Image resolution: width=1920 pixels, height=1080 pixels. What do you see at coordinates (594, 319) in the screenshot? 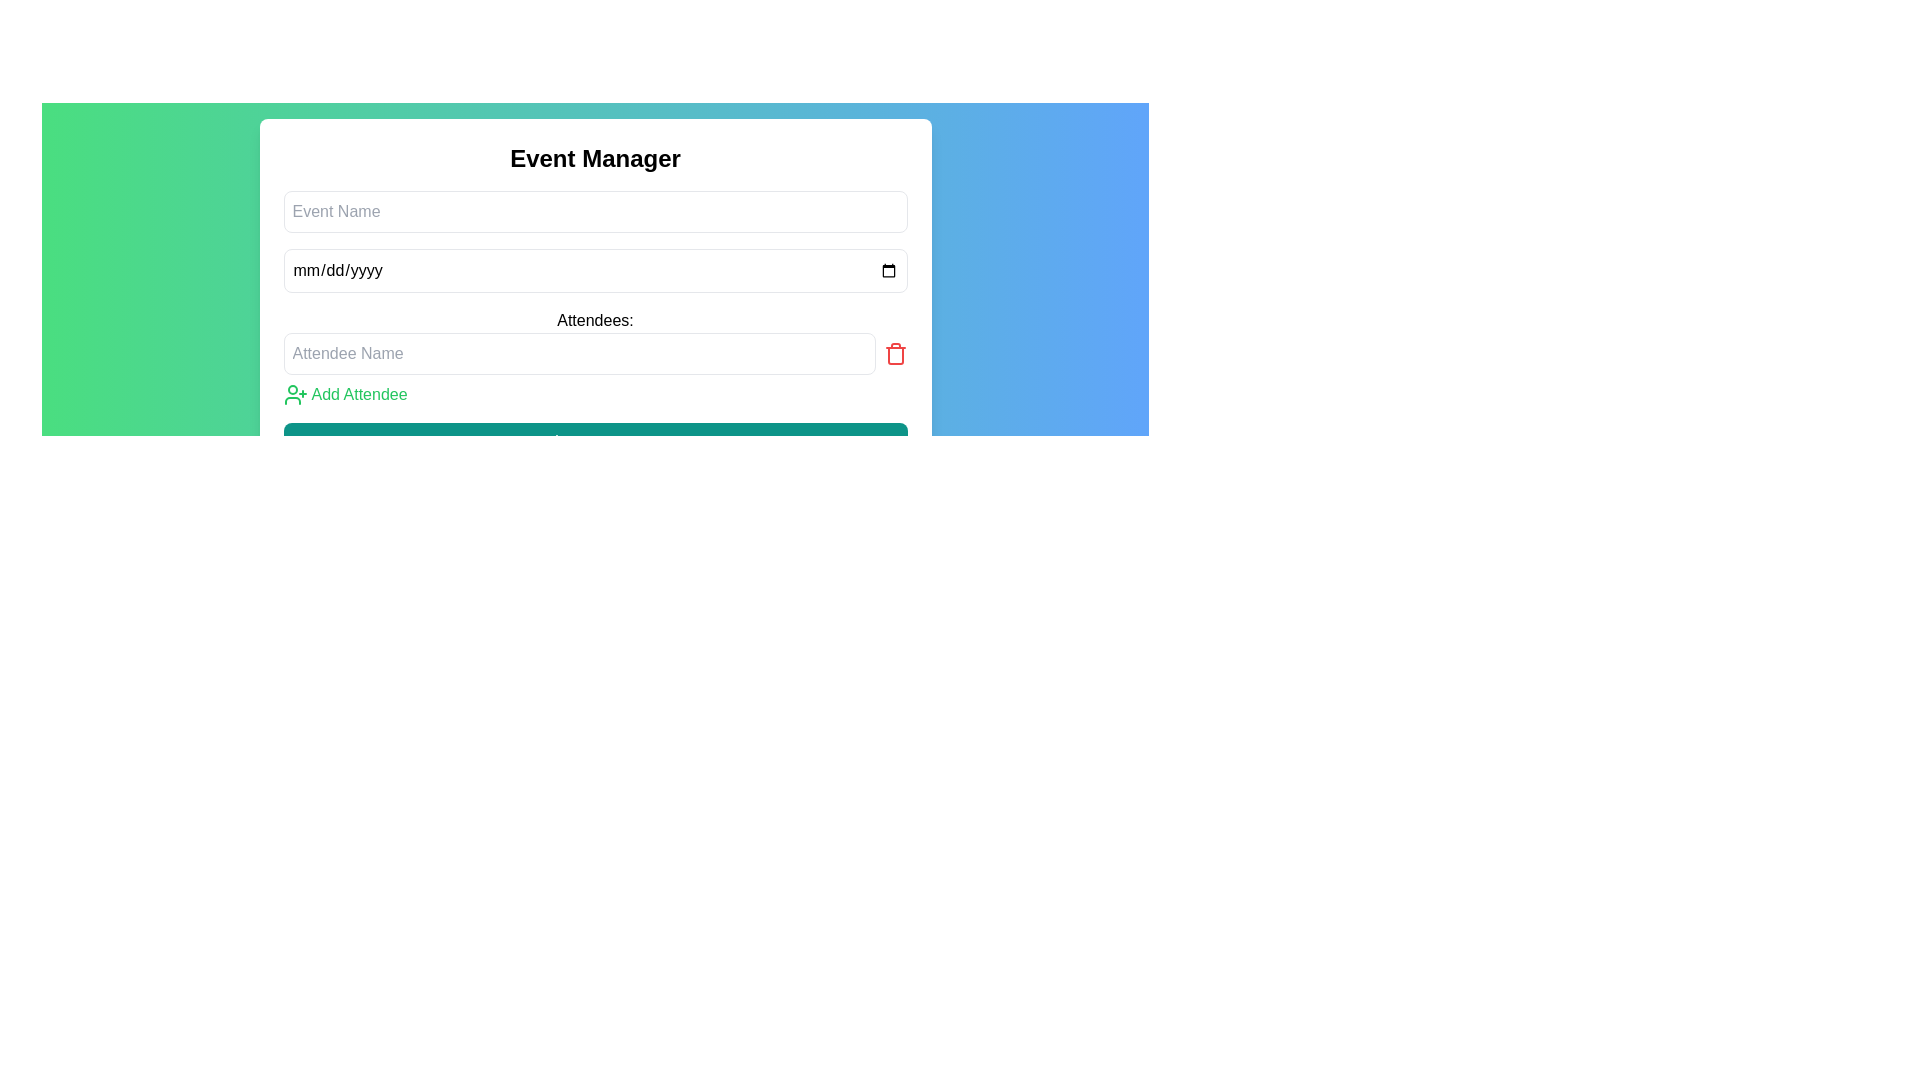
I see `text label displaying 'Attendees:' which is a bolded text in medium size located above the attendee input field` at bounding box center [594, 319].